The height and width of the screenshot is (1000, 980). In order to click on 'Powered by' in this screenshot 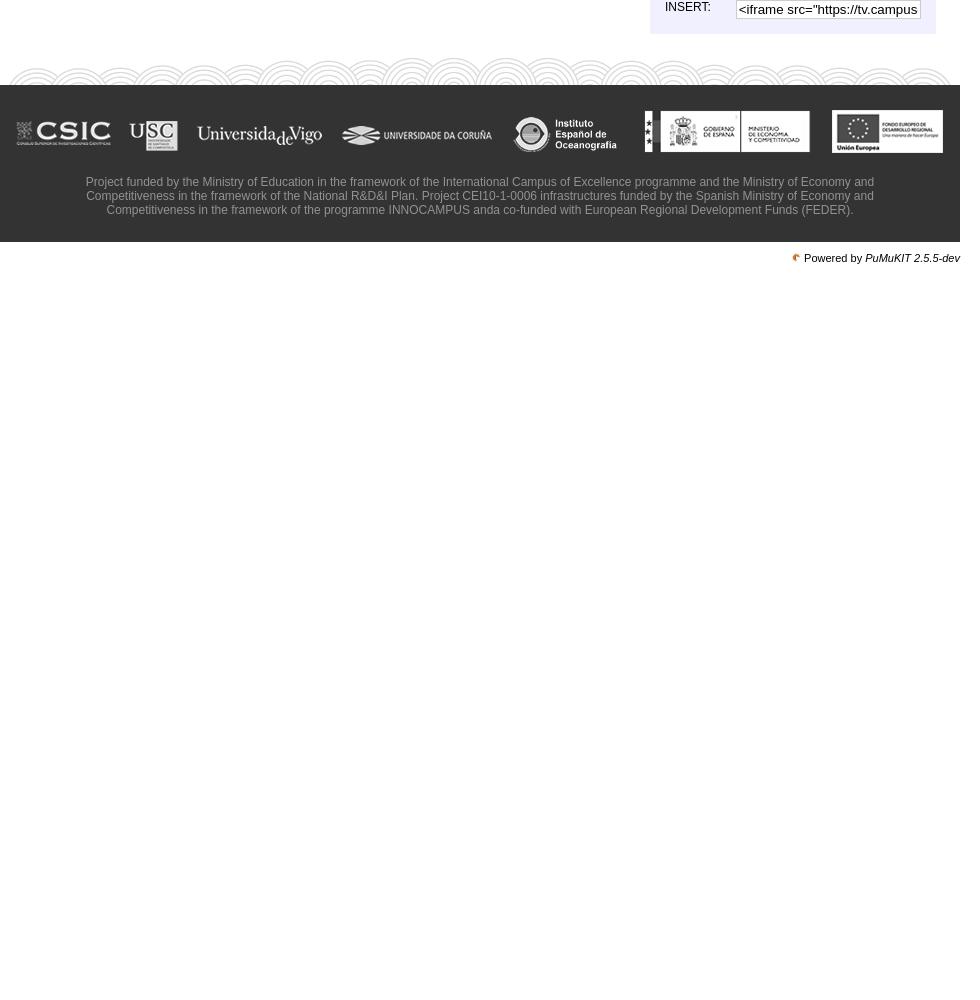, I will do `click(803, 258)`.